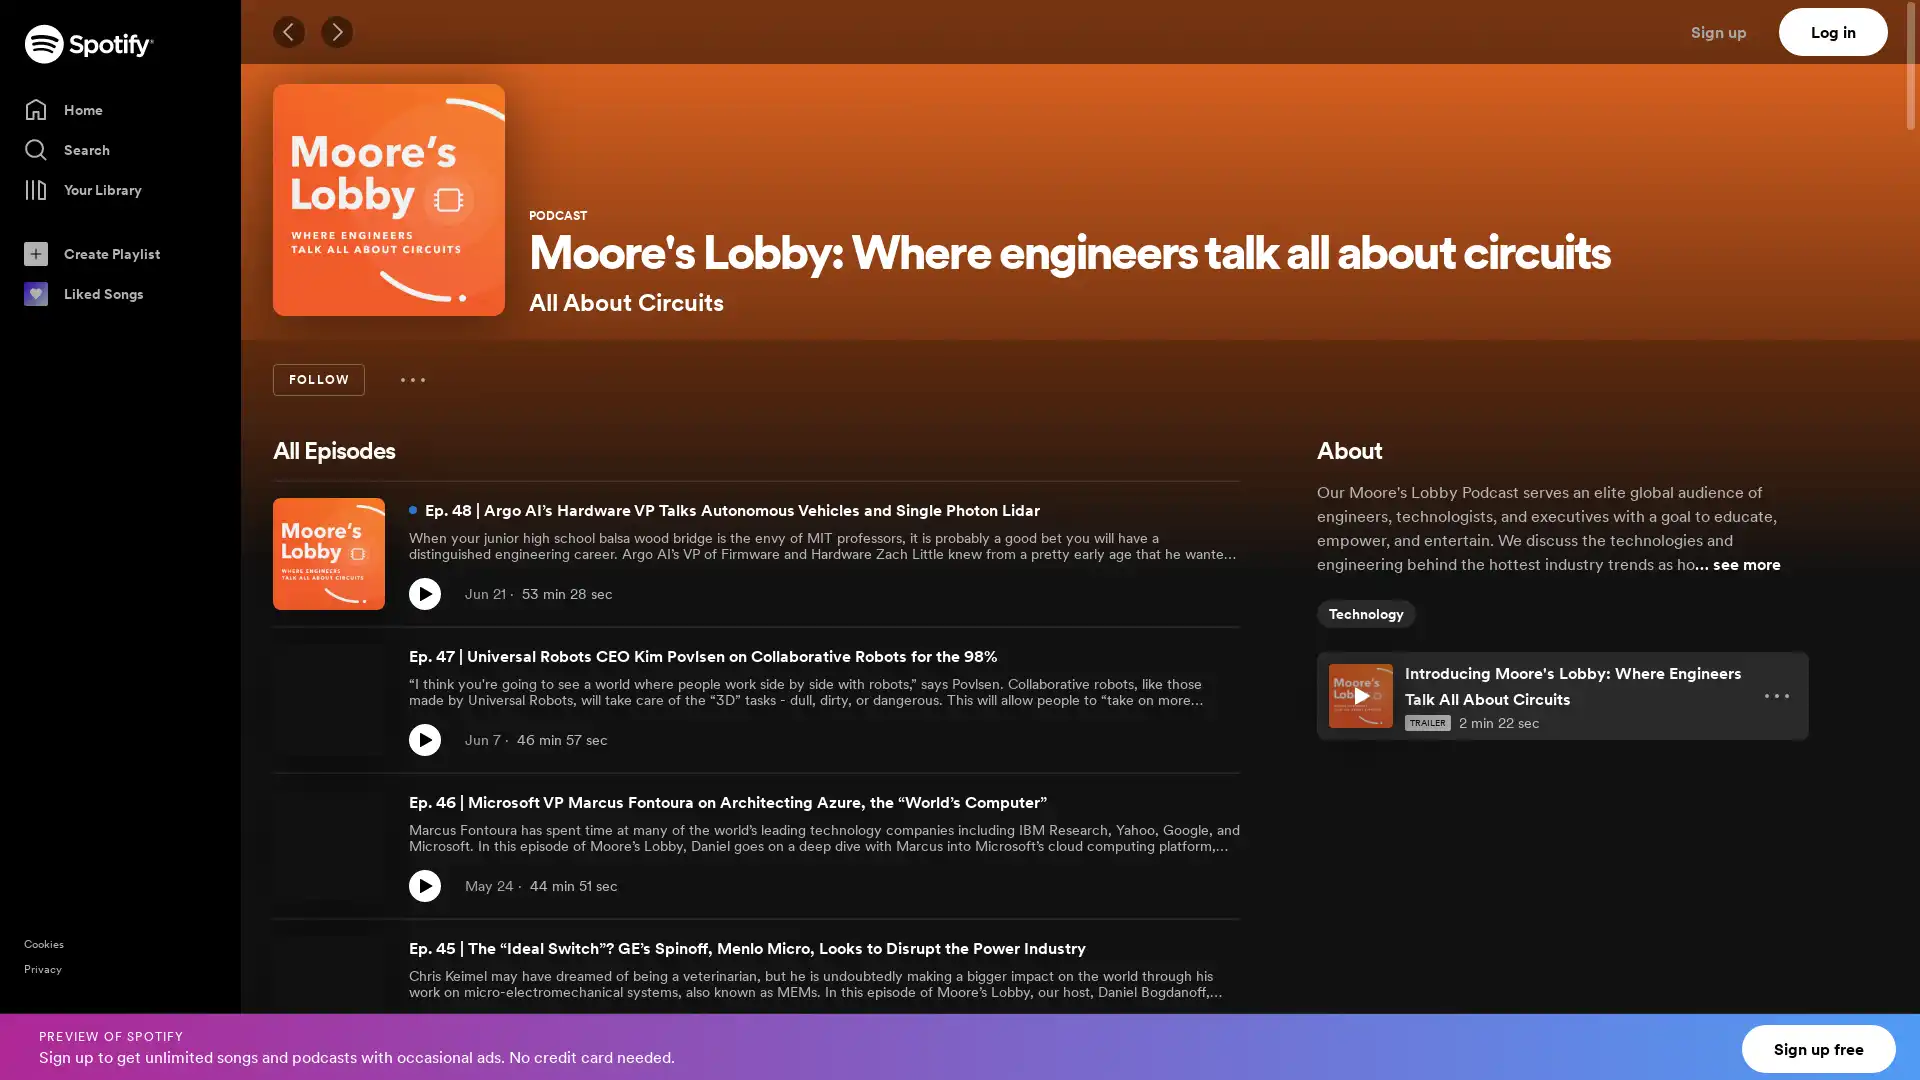 This screenshot has width=1920, height=1080. I want to click on Sign up, so click(1730, 31).